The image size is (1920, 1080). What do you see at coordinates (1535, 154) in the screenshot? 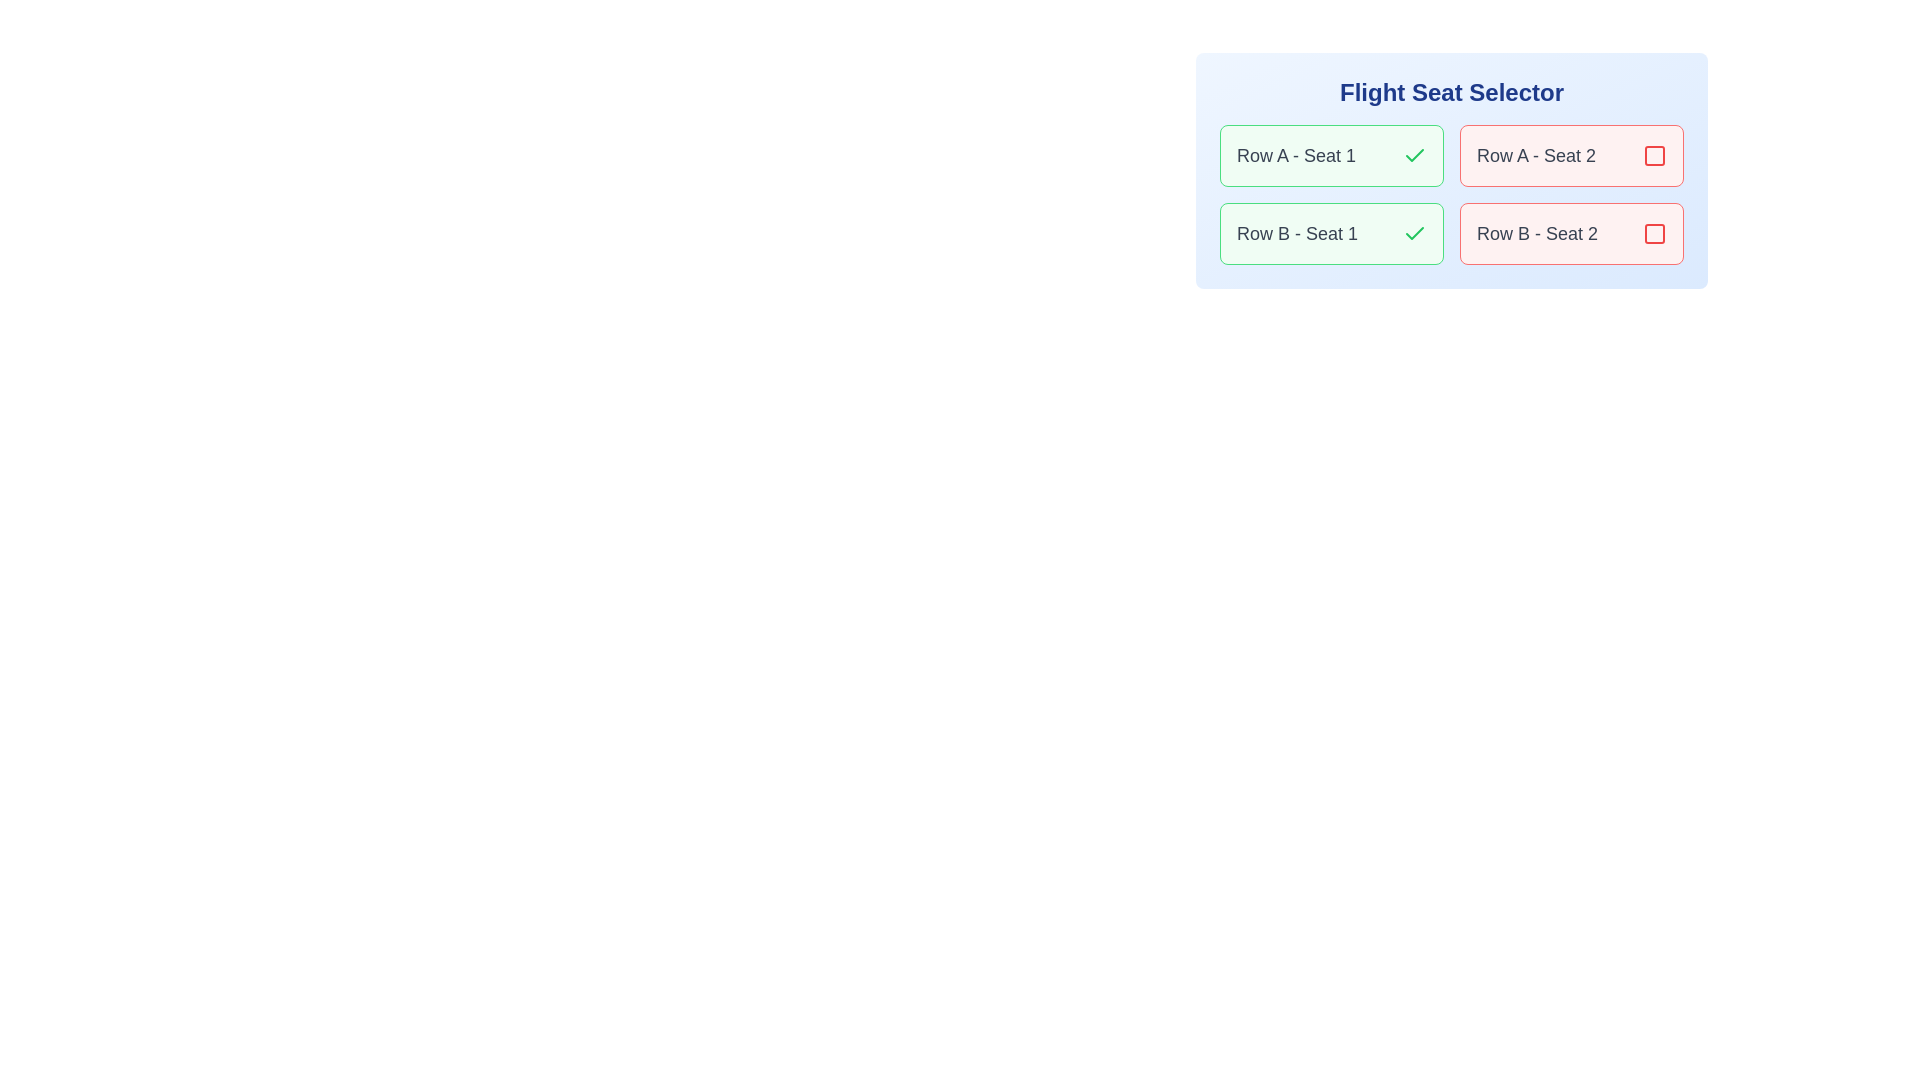
I see `the text label reading 'Row A - Seat 2', which is styled with a medium, dark-gray font and located in a rectangular box with a soft red background` at bounding box center [1535, 154].